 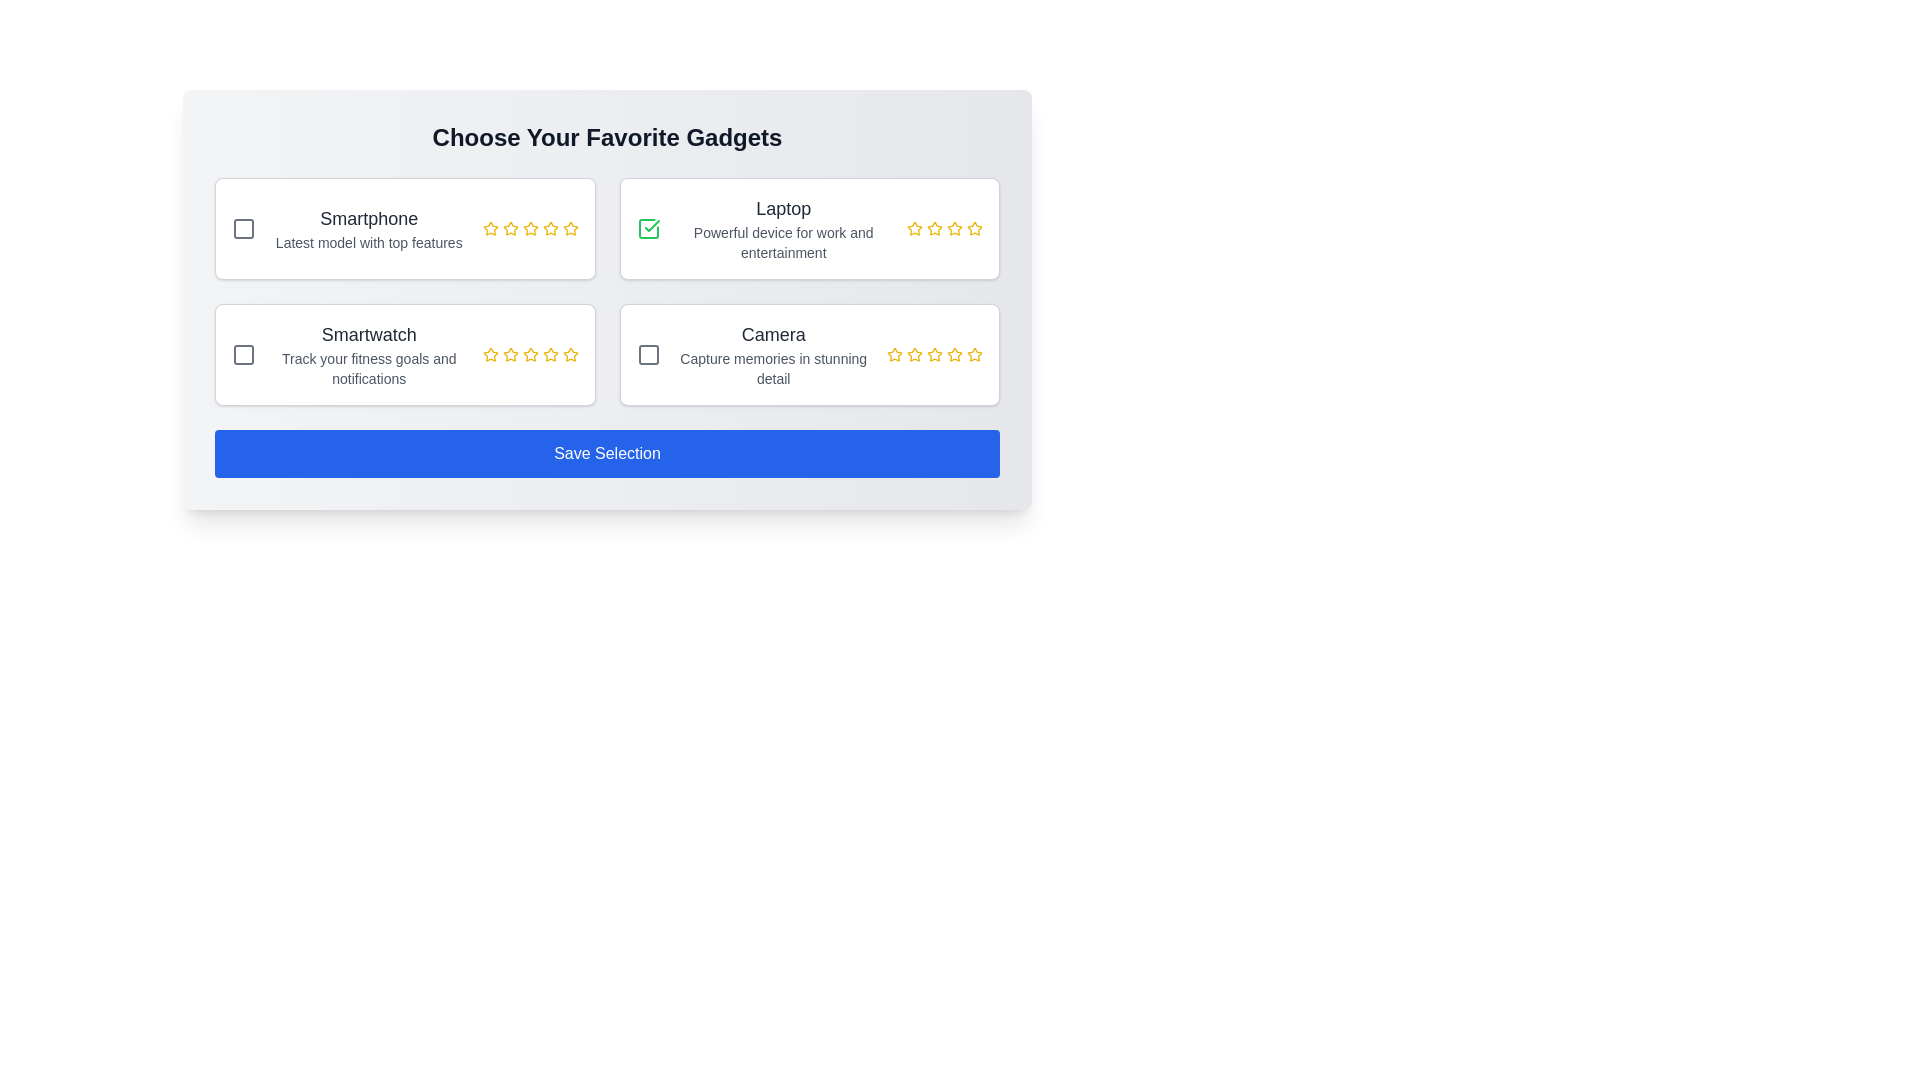 What do you see at coordinates (606, 454) in the screenshot?
I see `the 'Save Selection' button, which has a blue background, white text, and is positioned below the 'Choose Your Favorite Gadgets' grid` at bounding box center [606, 454].